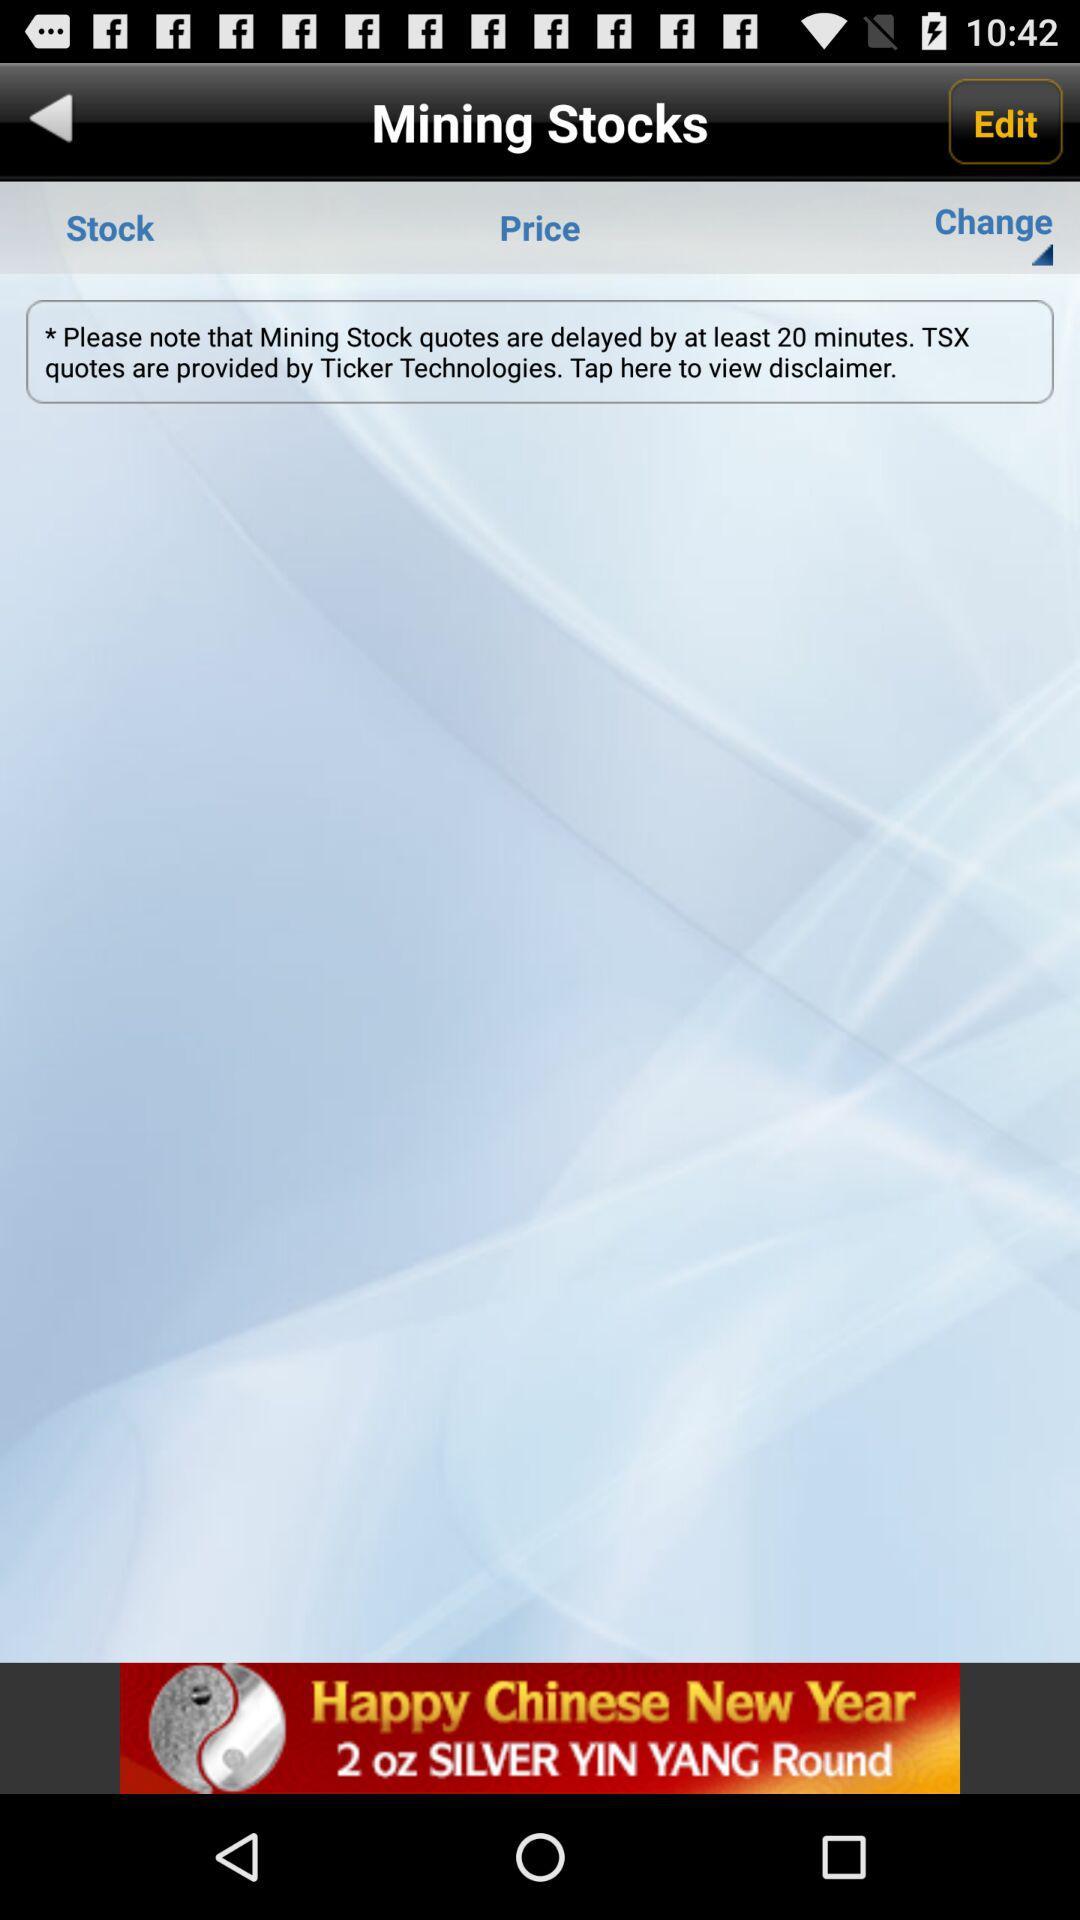 The height and width of the screenshot is (1920, 1080). I want to click on for advertisement, so click(540, 1727).